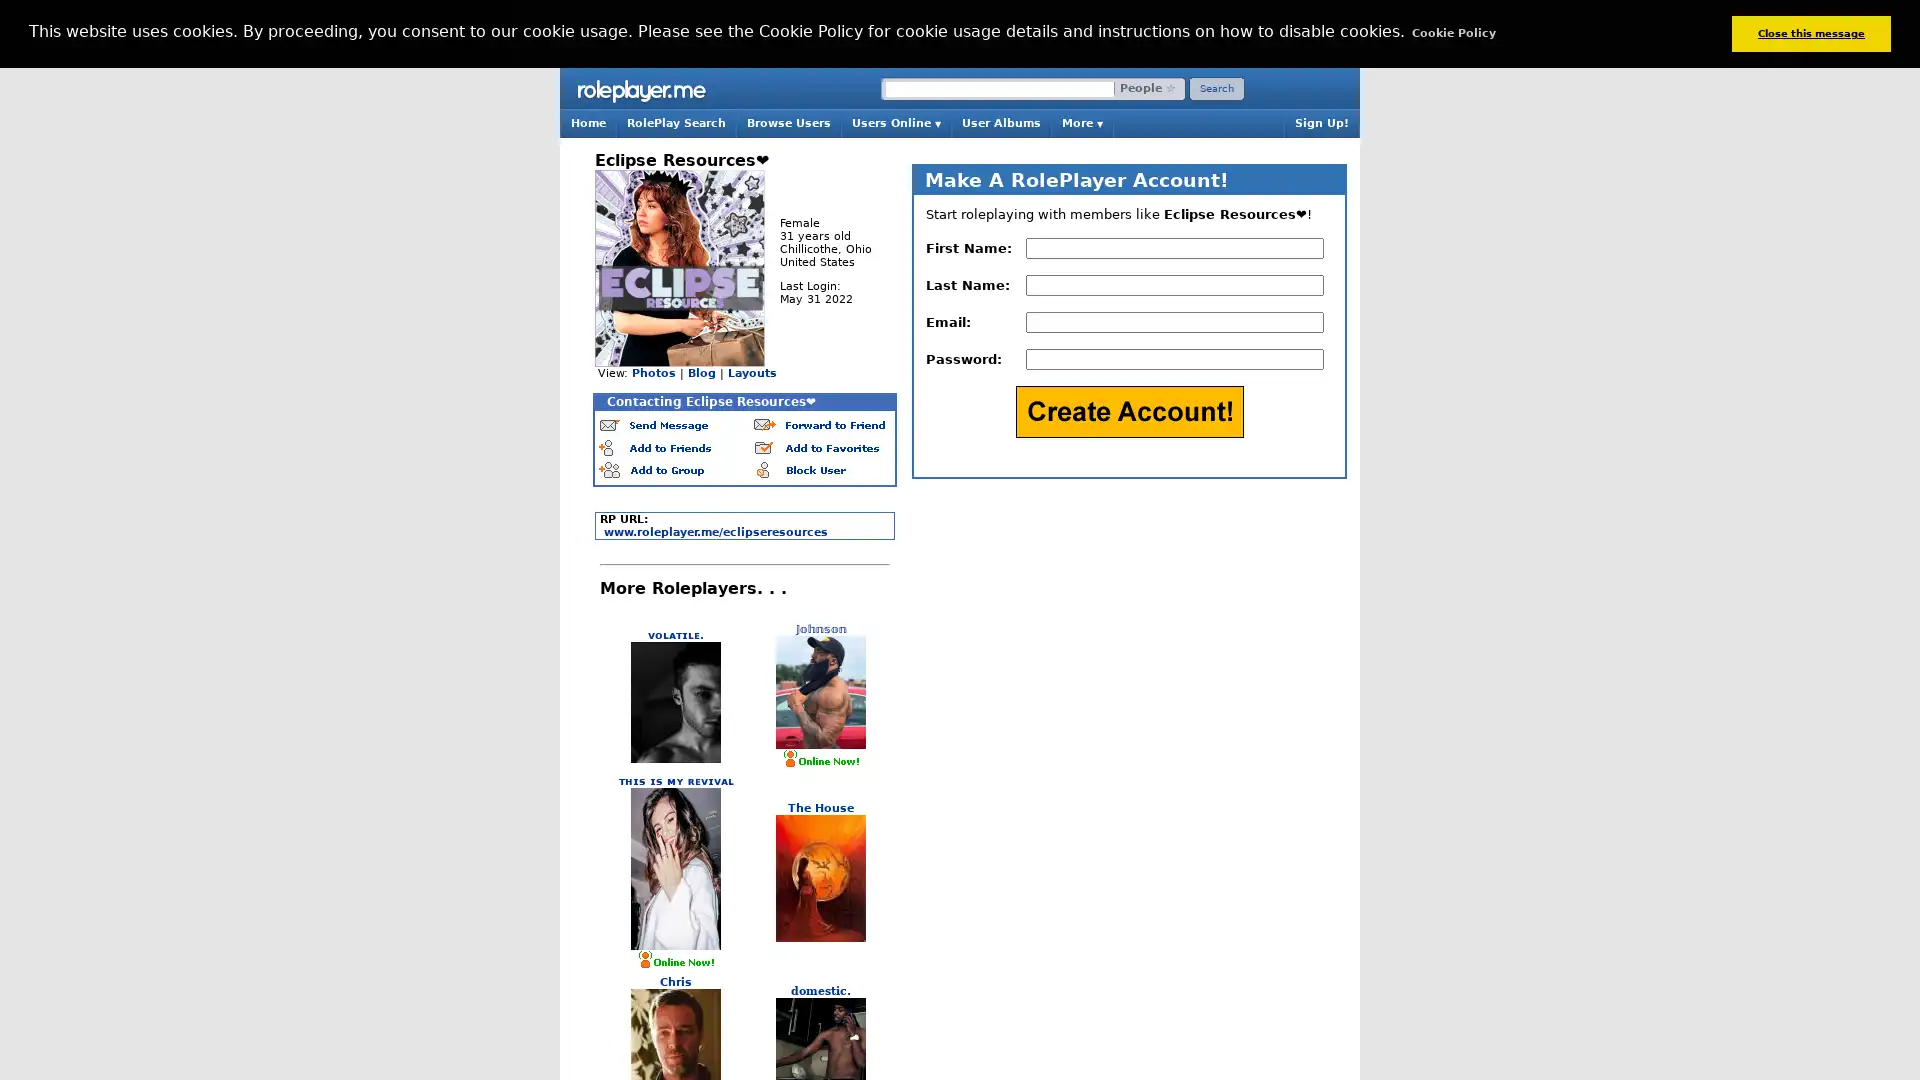 Image resolution: width=1920 pixels, height=1080 pixels. Describe the element at coordinates (1216, 87) in the screenshot. I see `Search` at that location.